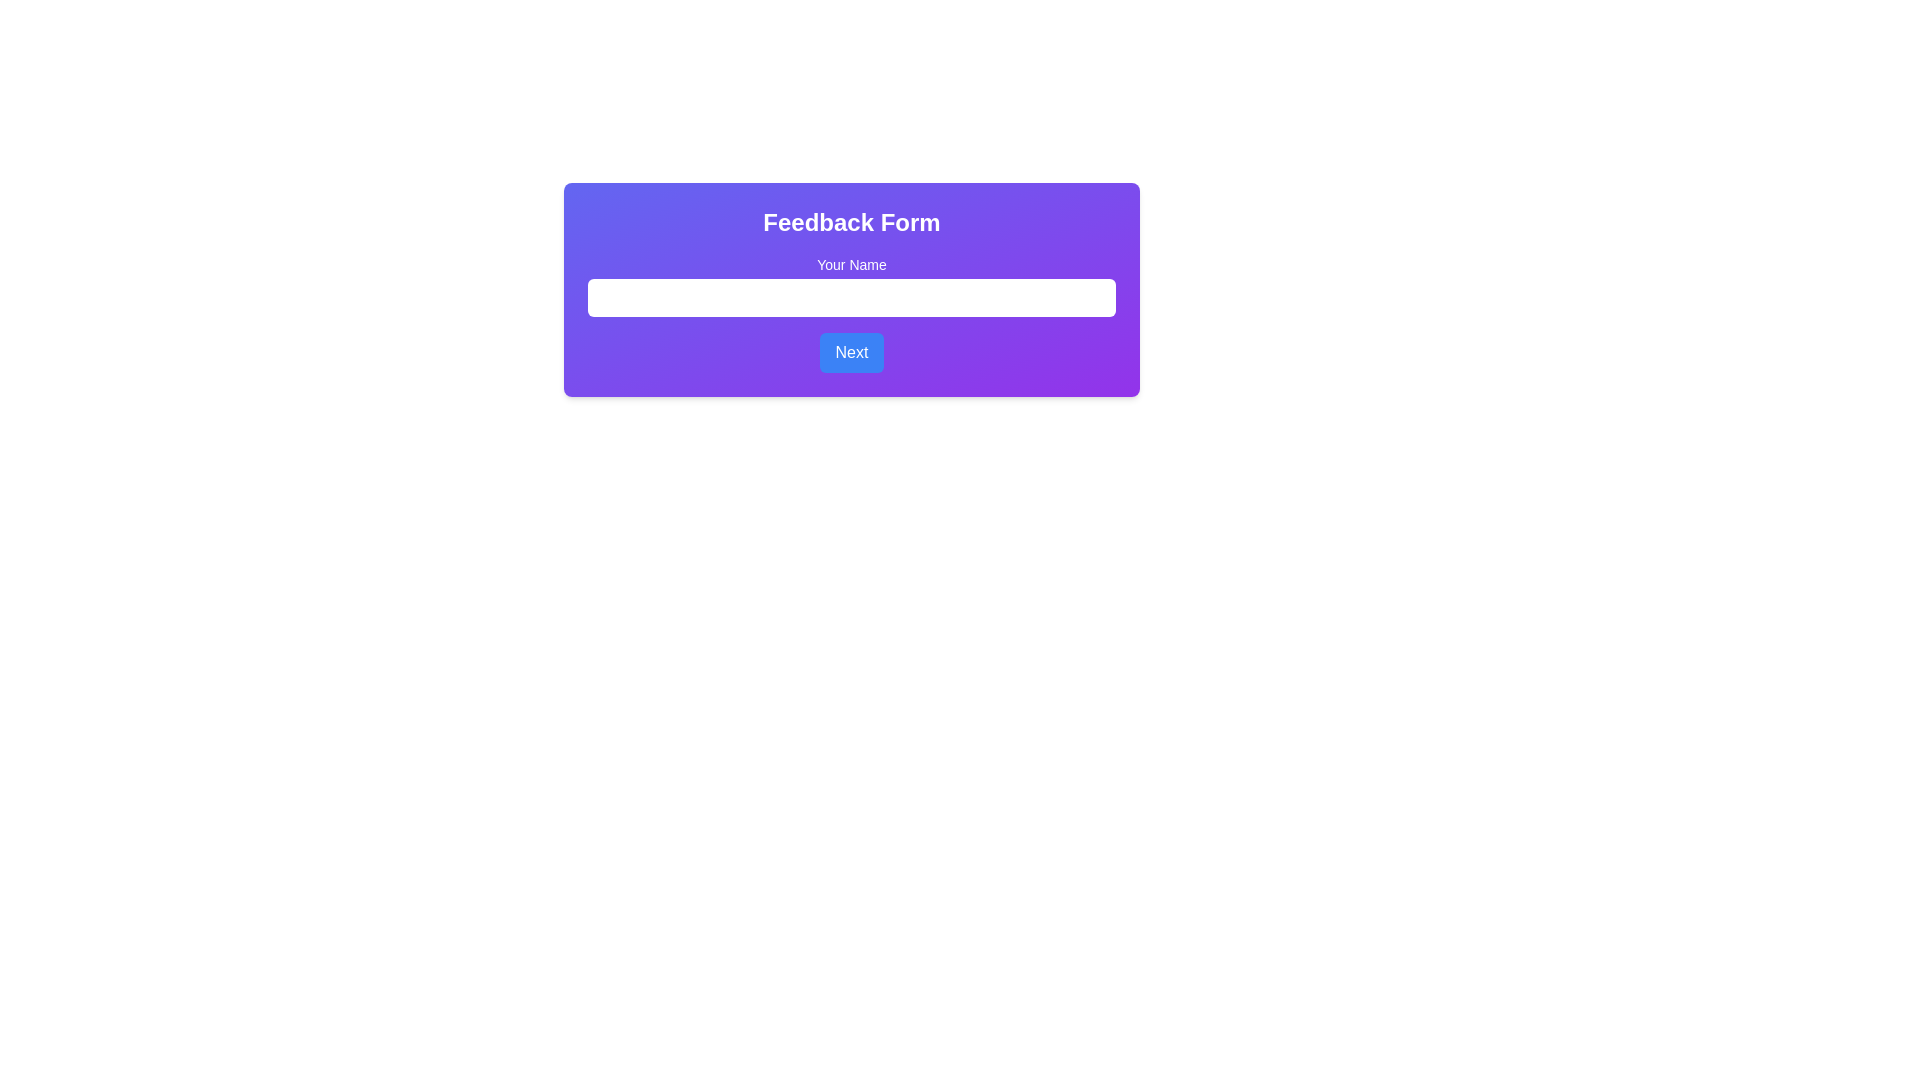 The image size is (1920, 1080). What do you see at coordinates (851, 285) in the screenshot?
I see `the label that serves as guidance for the input field below, positioned above the input field and the 'Next' button` at bounding box center [851, 285].